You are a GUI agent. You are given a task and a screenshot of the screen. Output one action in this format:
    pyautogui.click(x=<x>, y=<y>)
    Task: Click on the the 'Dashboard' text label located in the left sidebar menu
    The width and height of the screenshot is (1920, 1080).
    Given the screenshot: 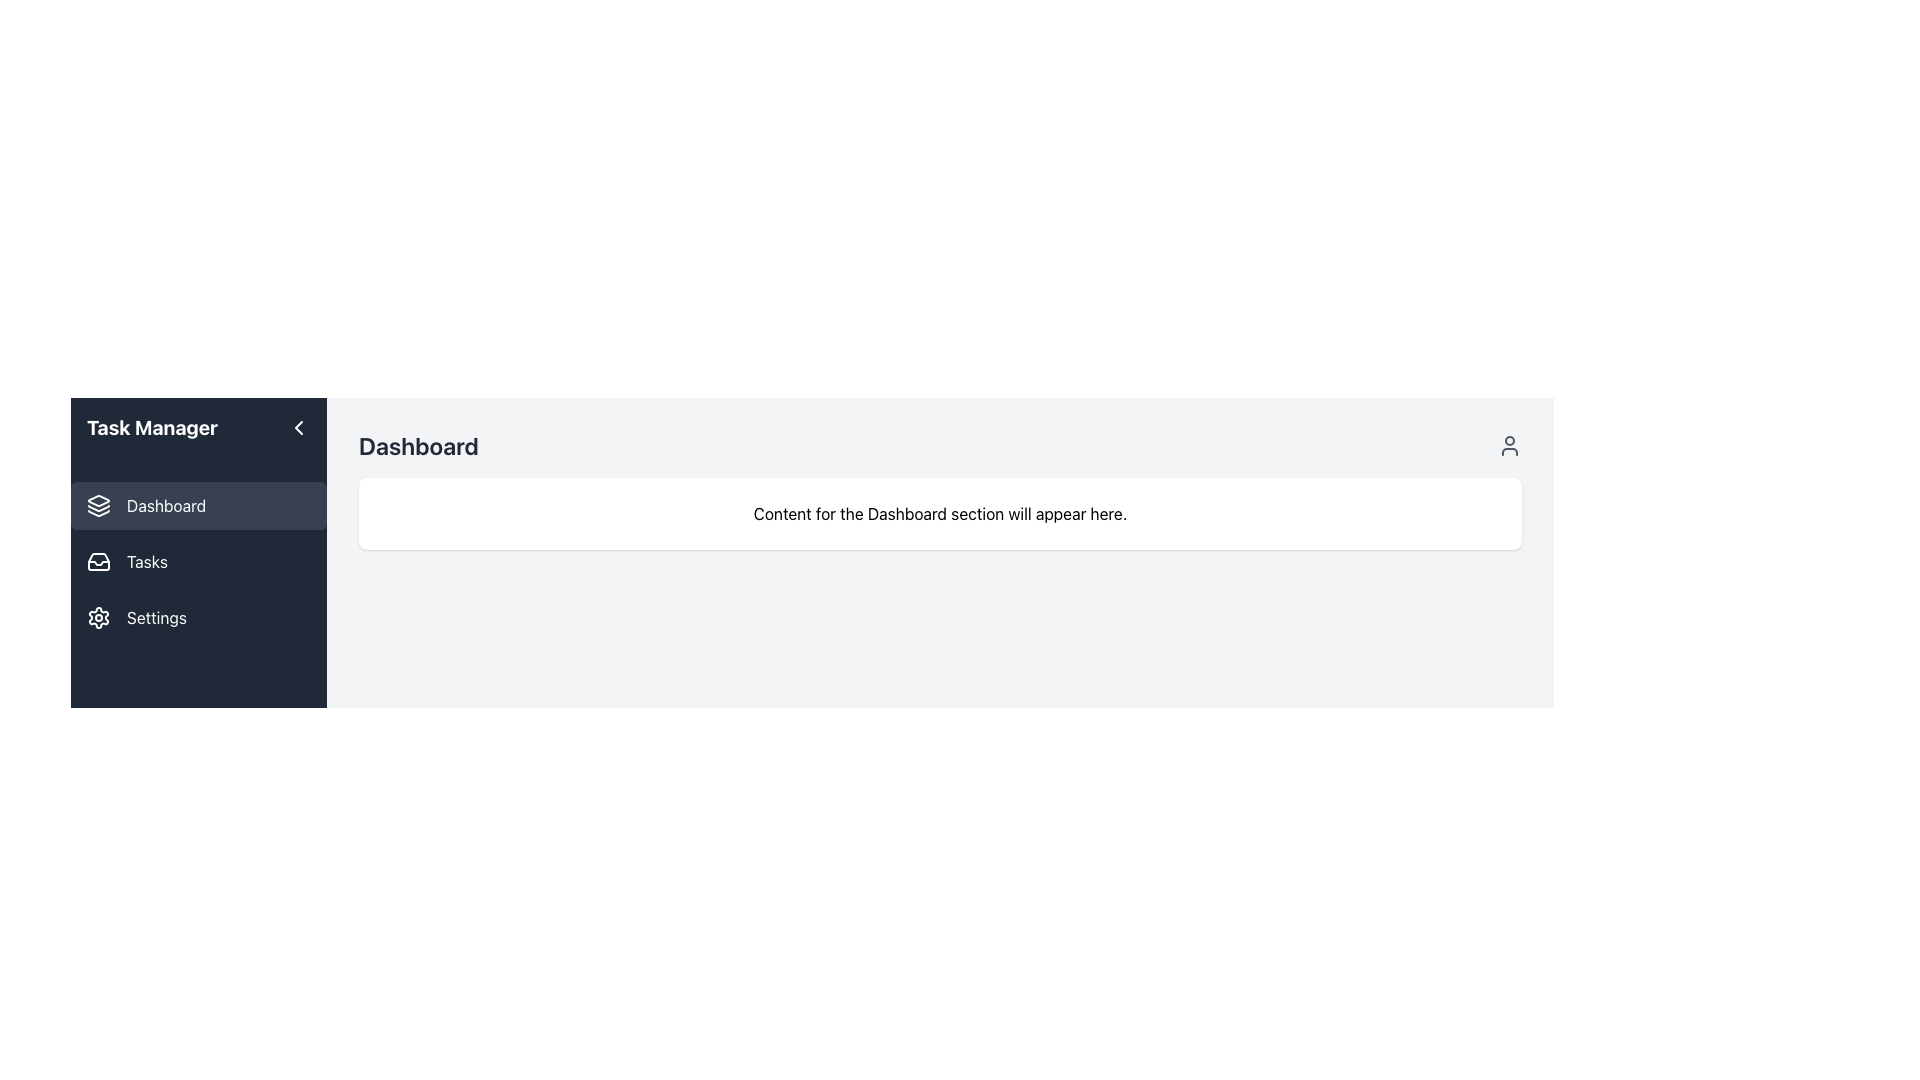 What is the action you would take?
    pyautogui.click(x=166, y=504)
    